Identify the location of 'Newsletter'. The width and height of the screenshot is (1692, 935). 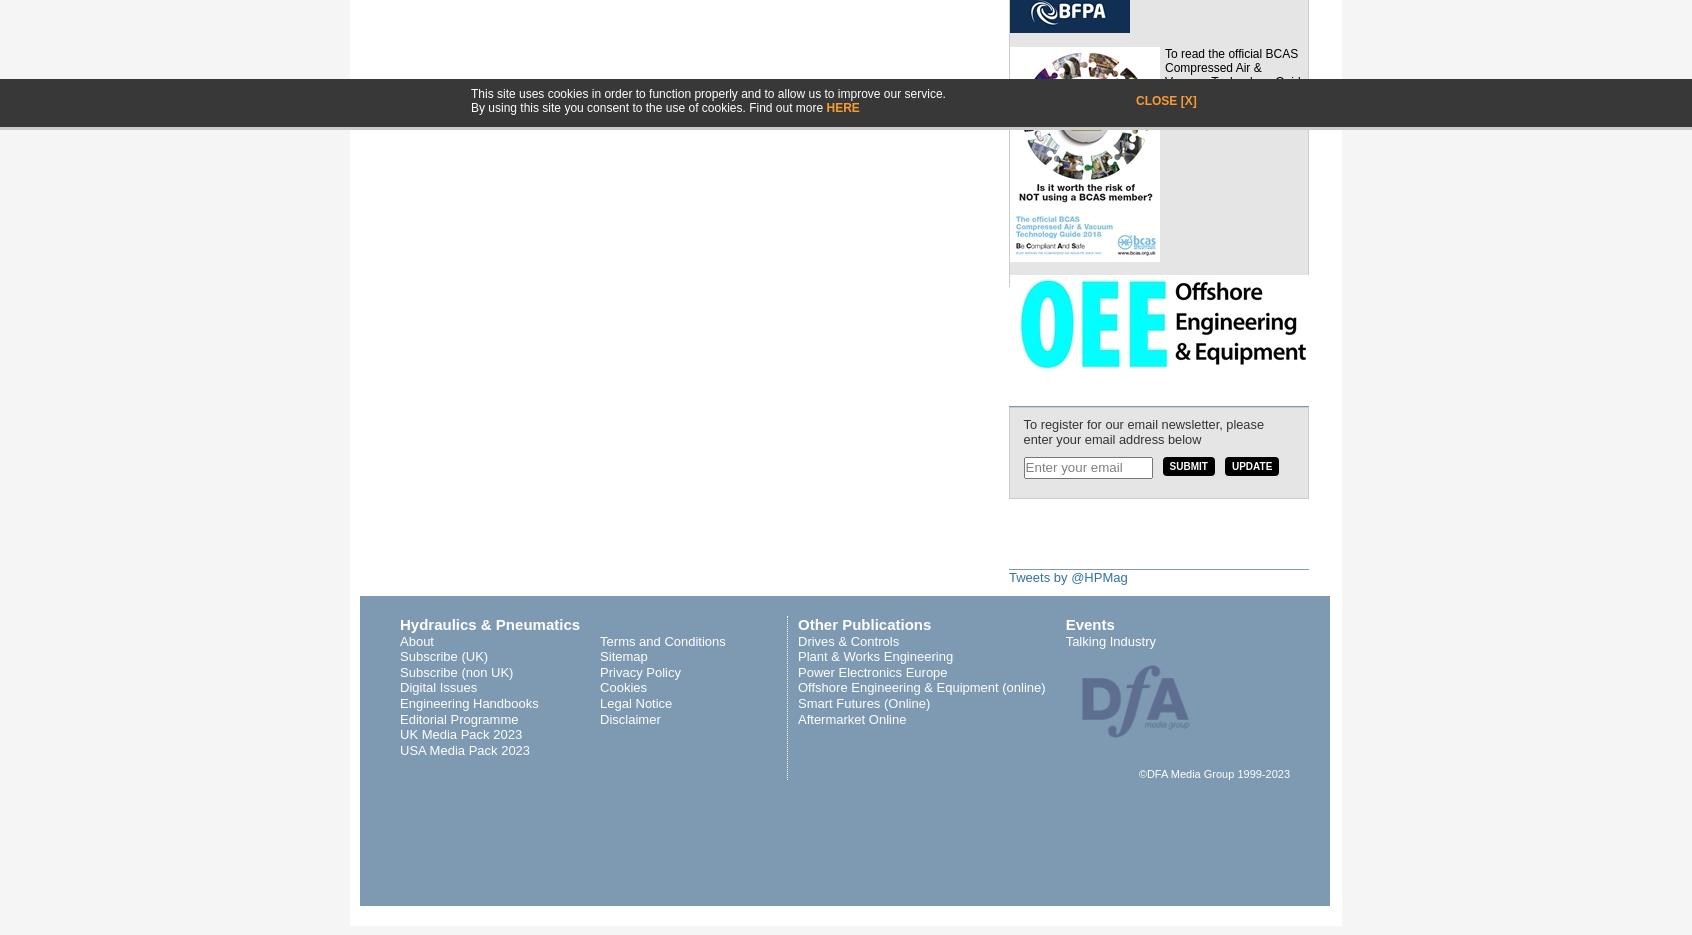
(1053, 392).